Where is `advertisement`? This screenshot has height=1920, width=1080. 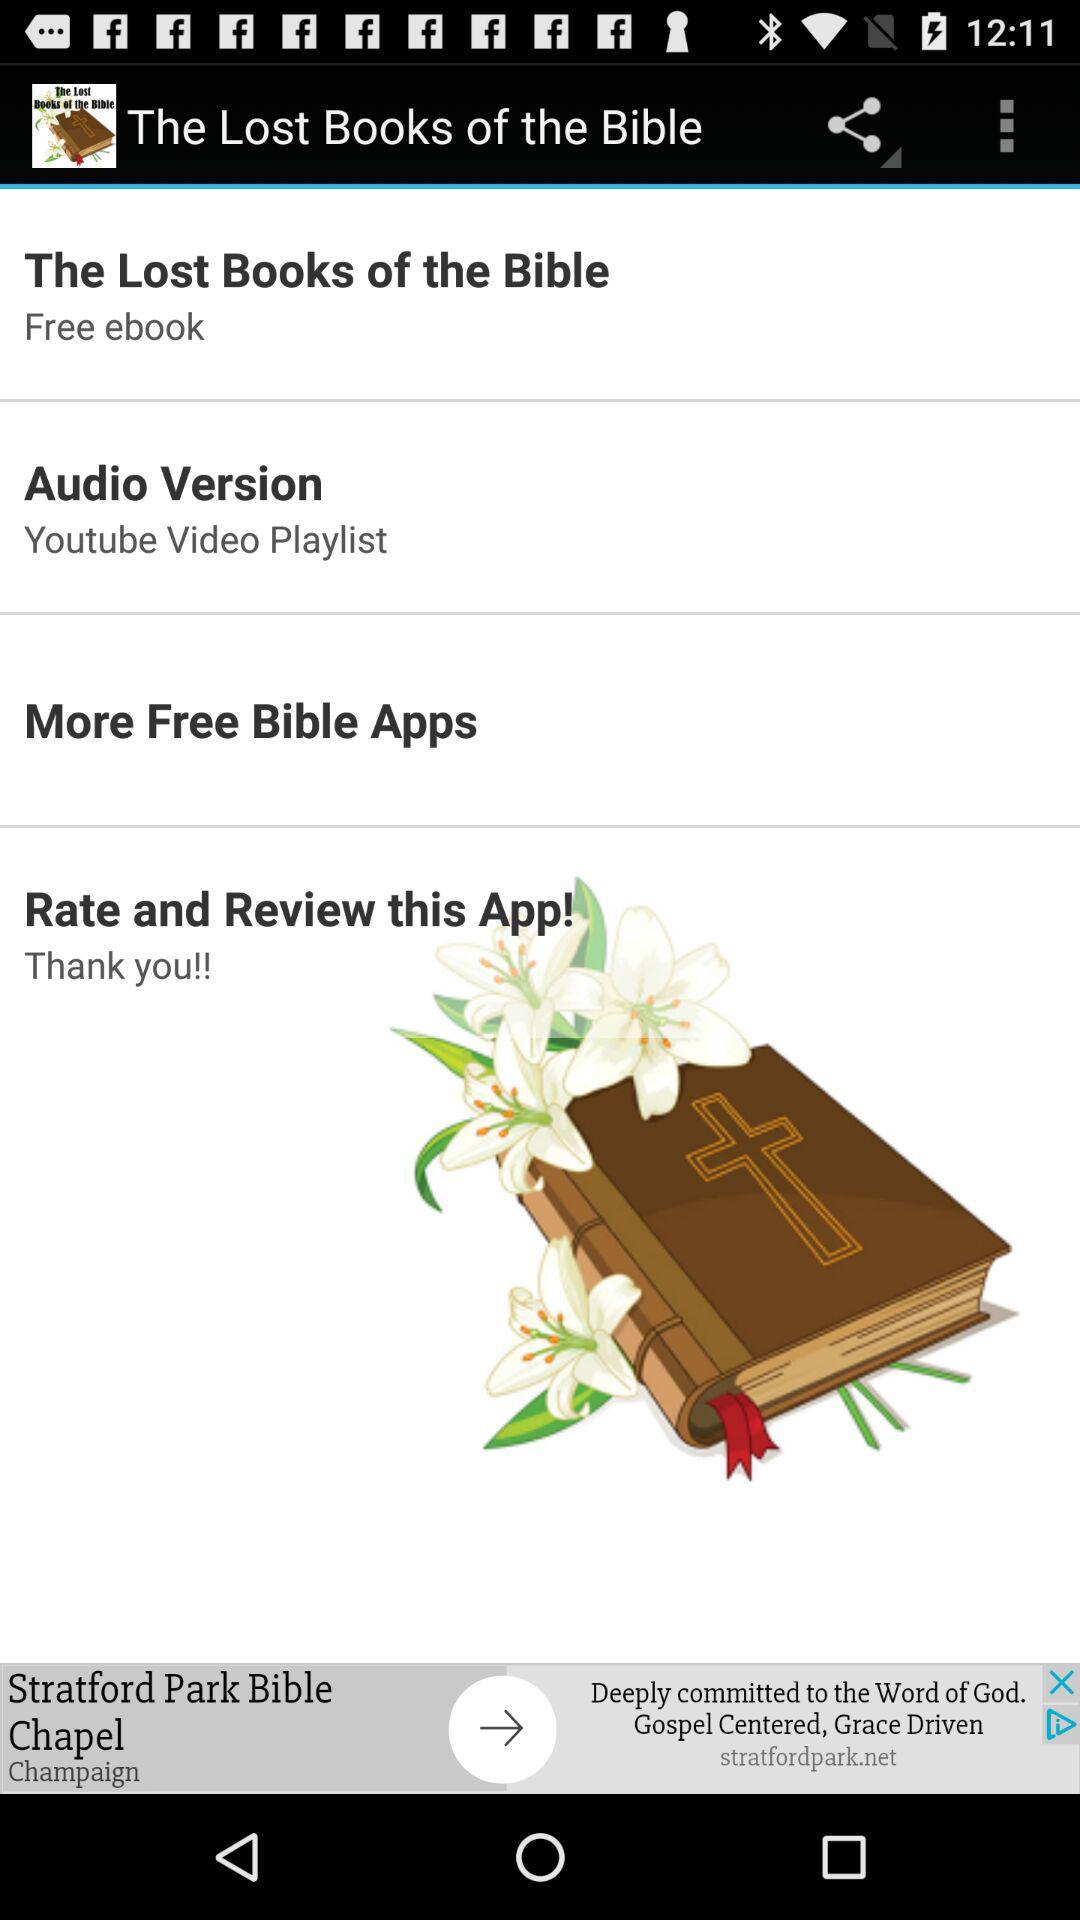
advertisement is located at coordinates (540, 1727).